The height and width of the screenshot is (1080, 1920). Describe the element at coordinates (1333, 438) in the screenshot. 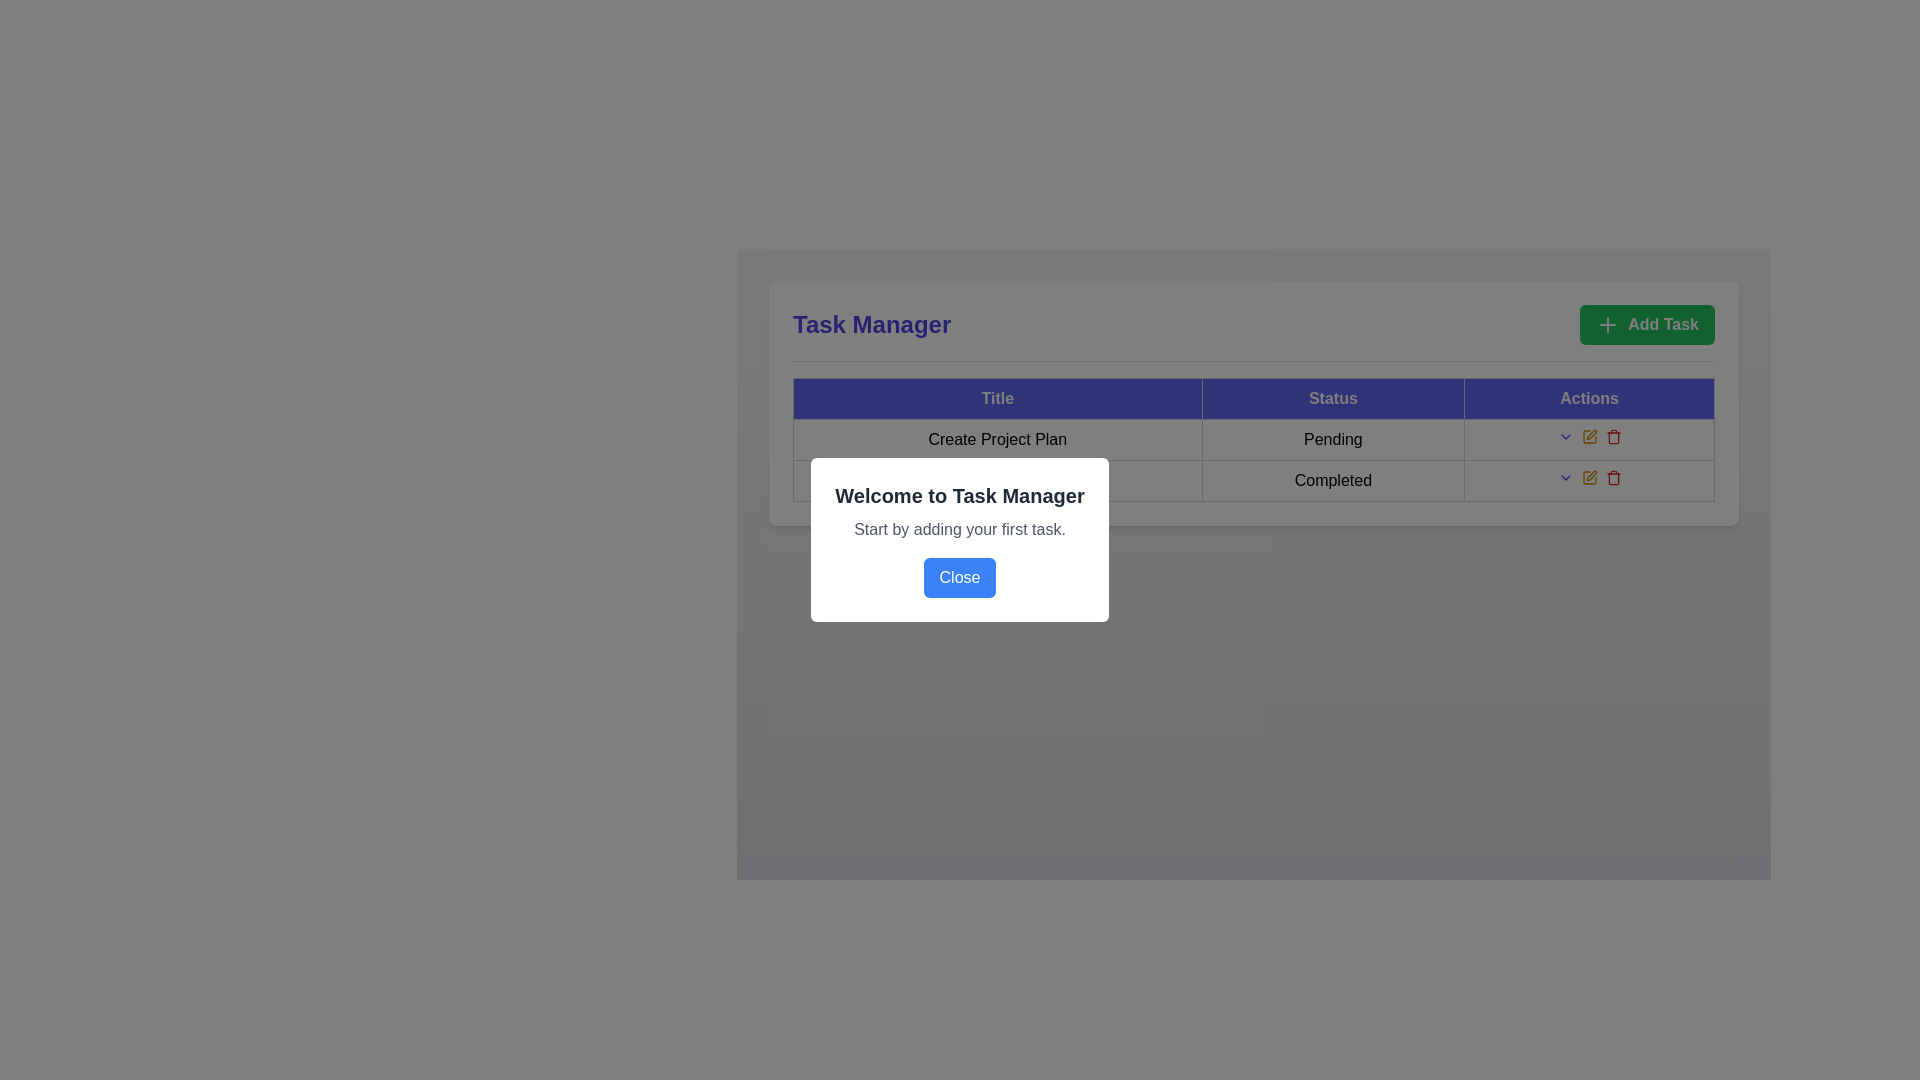

I see `the text label 'Pending' in the second cell of the 'Status' column of the table, which is styled with a border and centered alignment` at that location.